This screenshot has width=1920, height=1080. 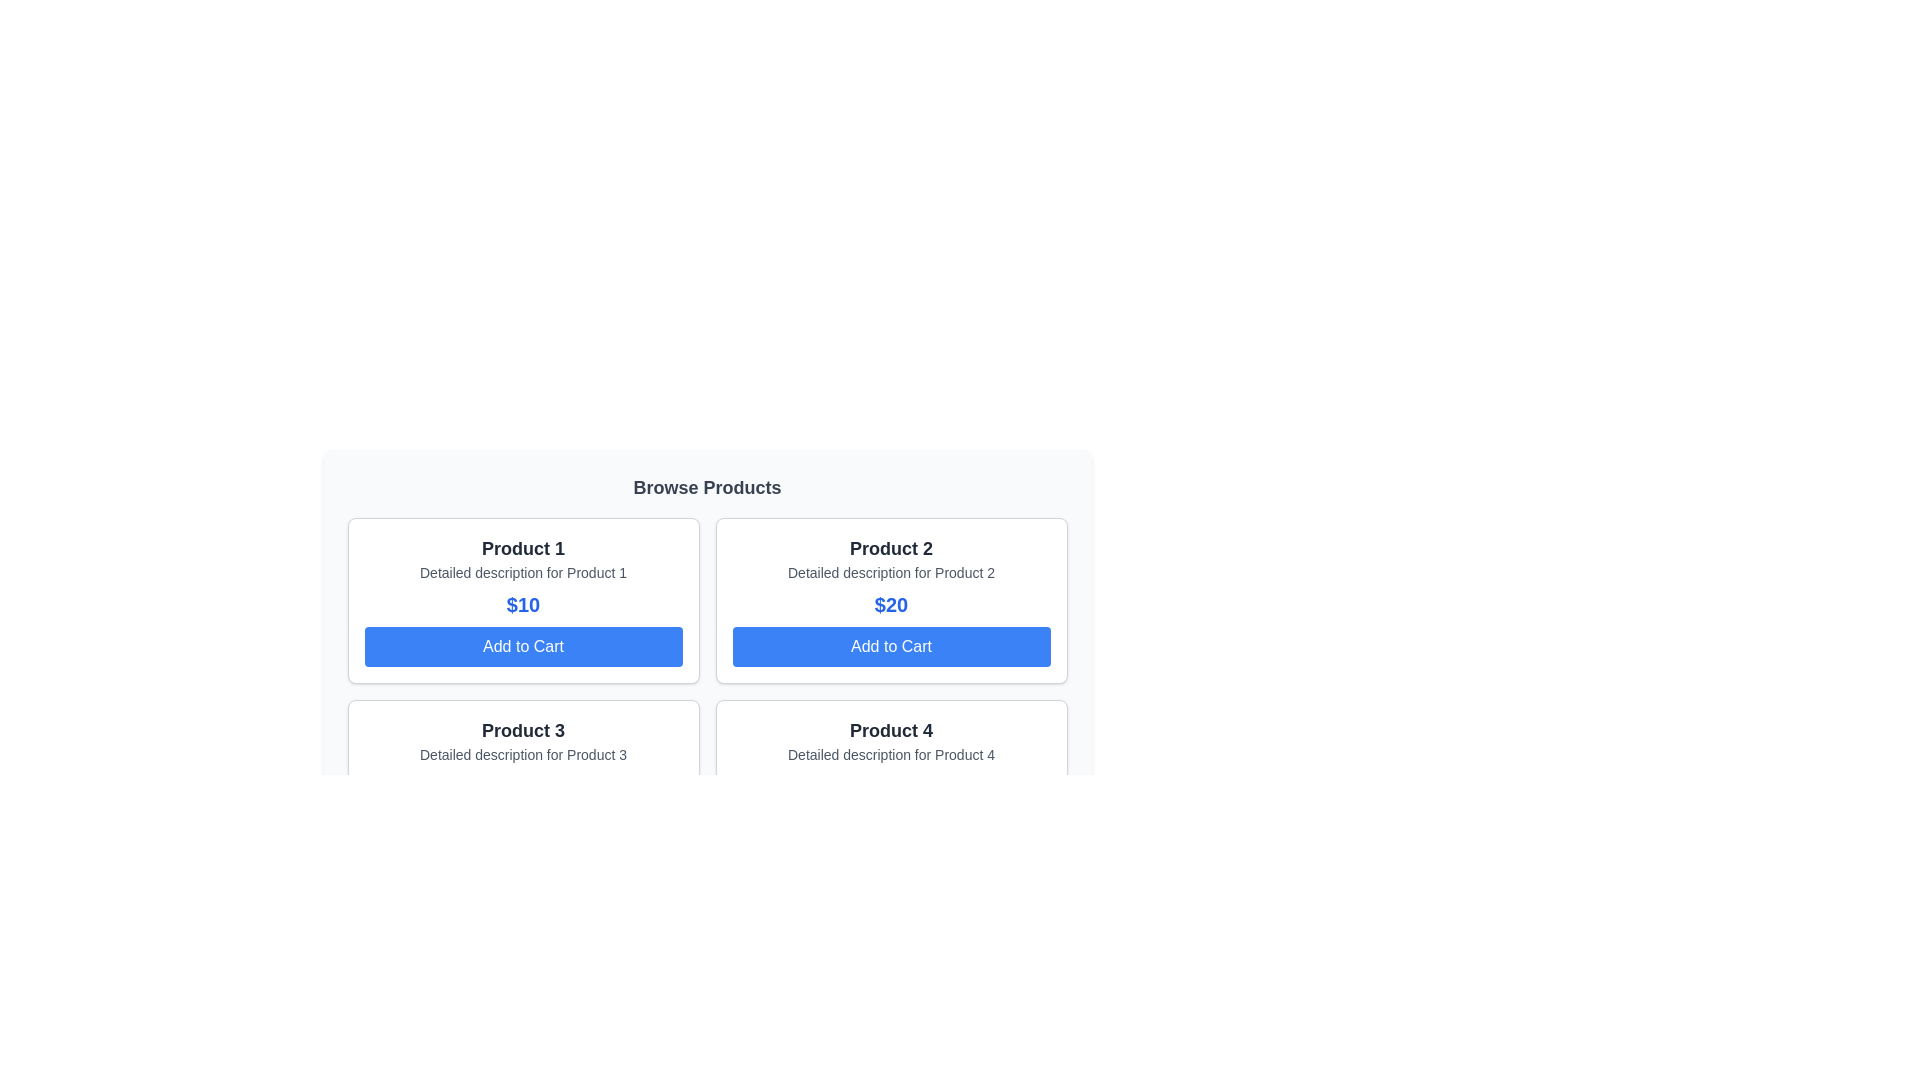 I want to click on the button with a blue background and white text reading 'Add to Cart', located at the bottom of the 'Product 1' card, so click(x=523, y=647).